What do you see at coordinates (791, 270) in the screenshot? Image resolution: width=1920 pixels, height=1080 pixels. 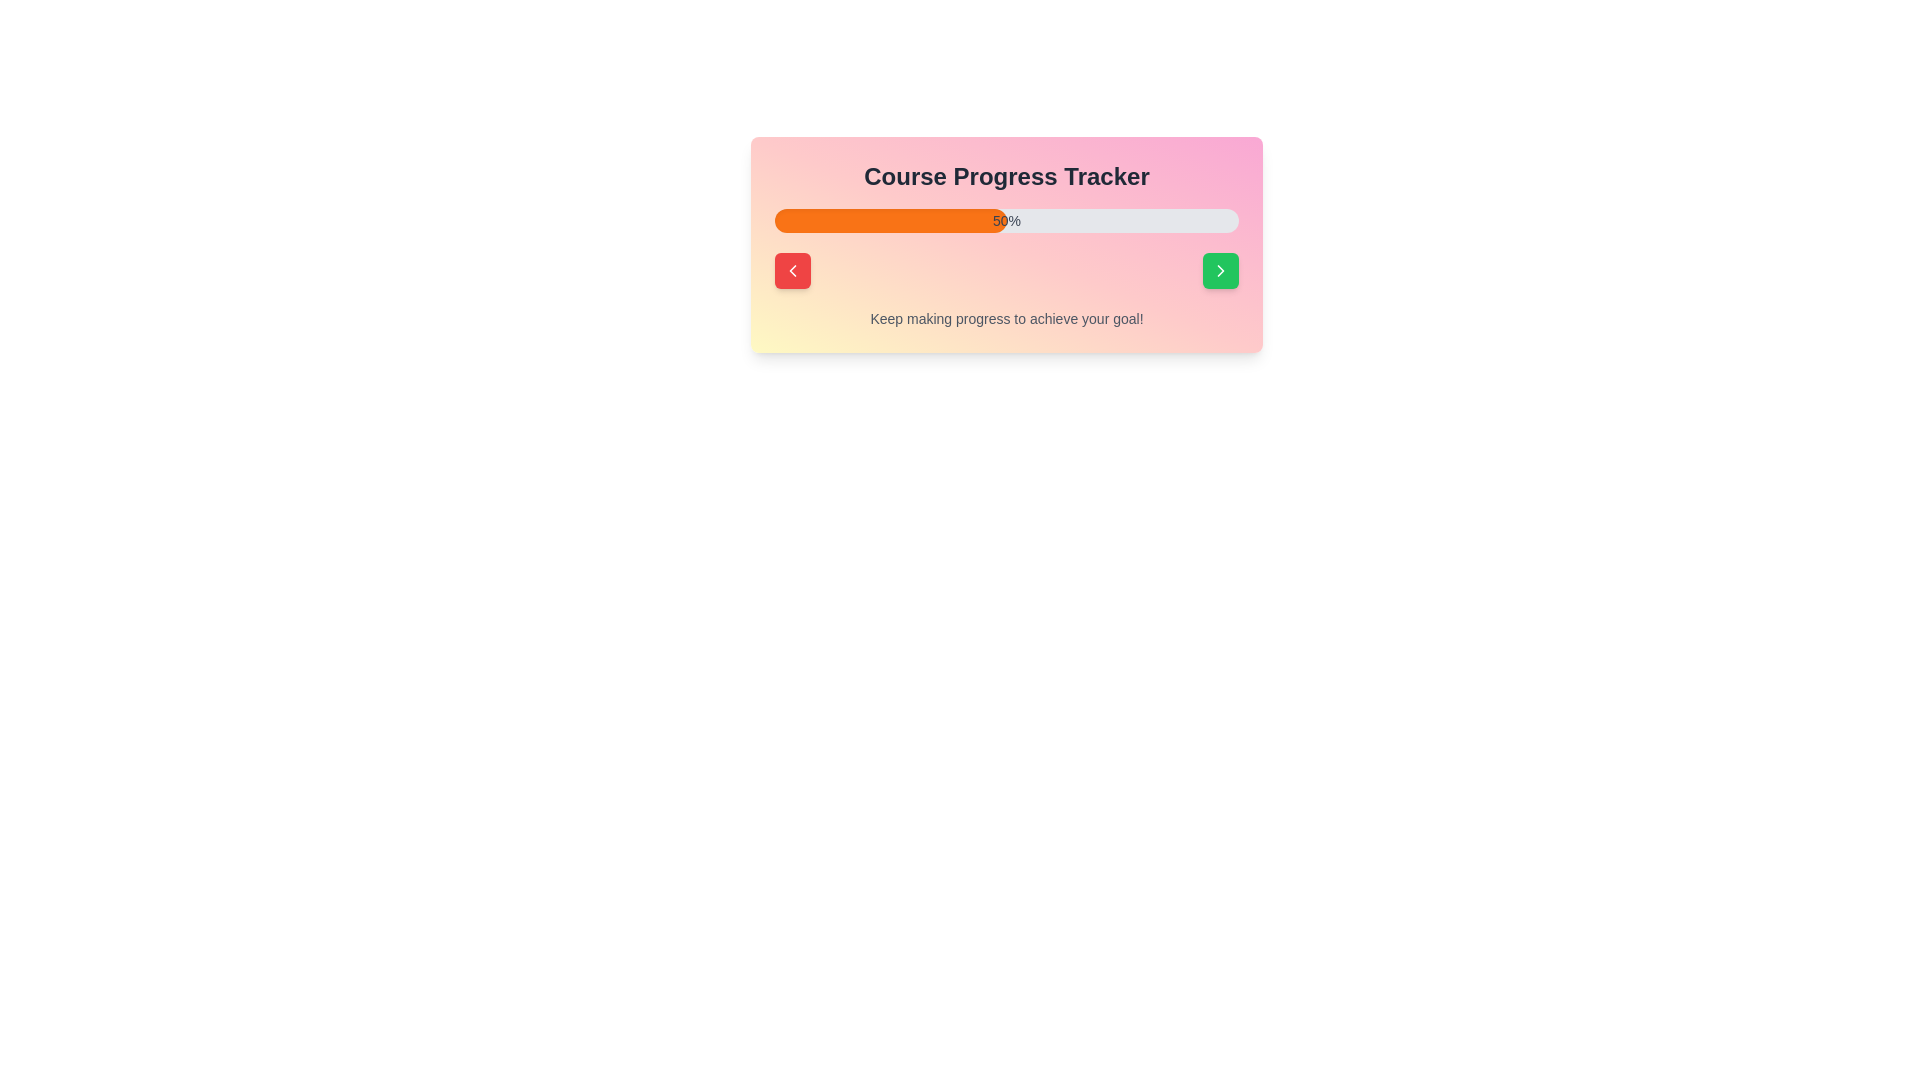 I see `the chevron icon located inside the red circular button to the left of the progress bar` at bounding box center [791, 270].